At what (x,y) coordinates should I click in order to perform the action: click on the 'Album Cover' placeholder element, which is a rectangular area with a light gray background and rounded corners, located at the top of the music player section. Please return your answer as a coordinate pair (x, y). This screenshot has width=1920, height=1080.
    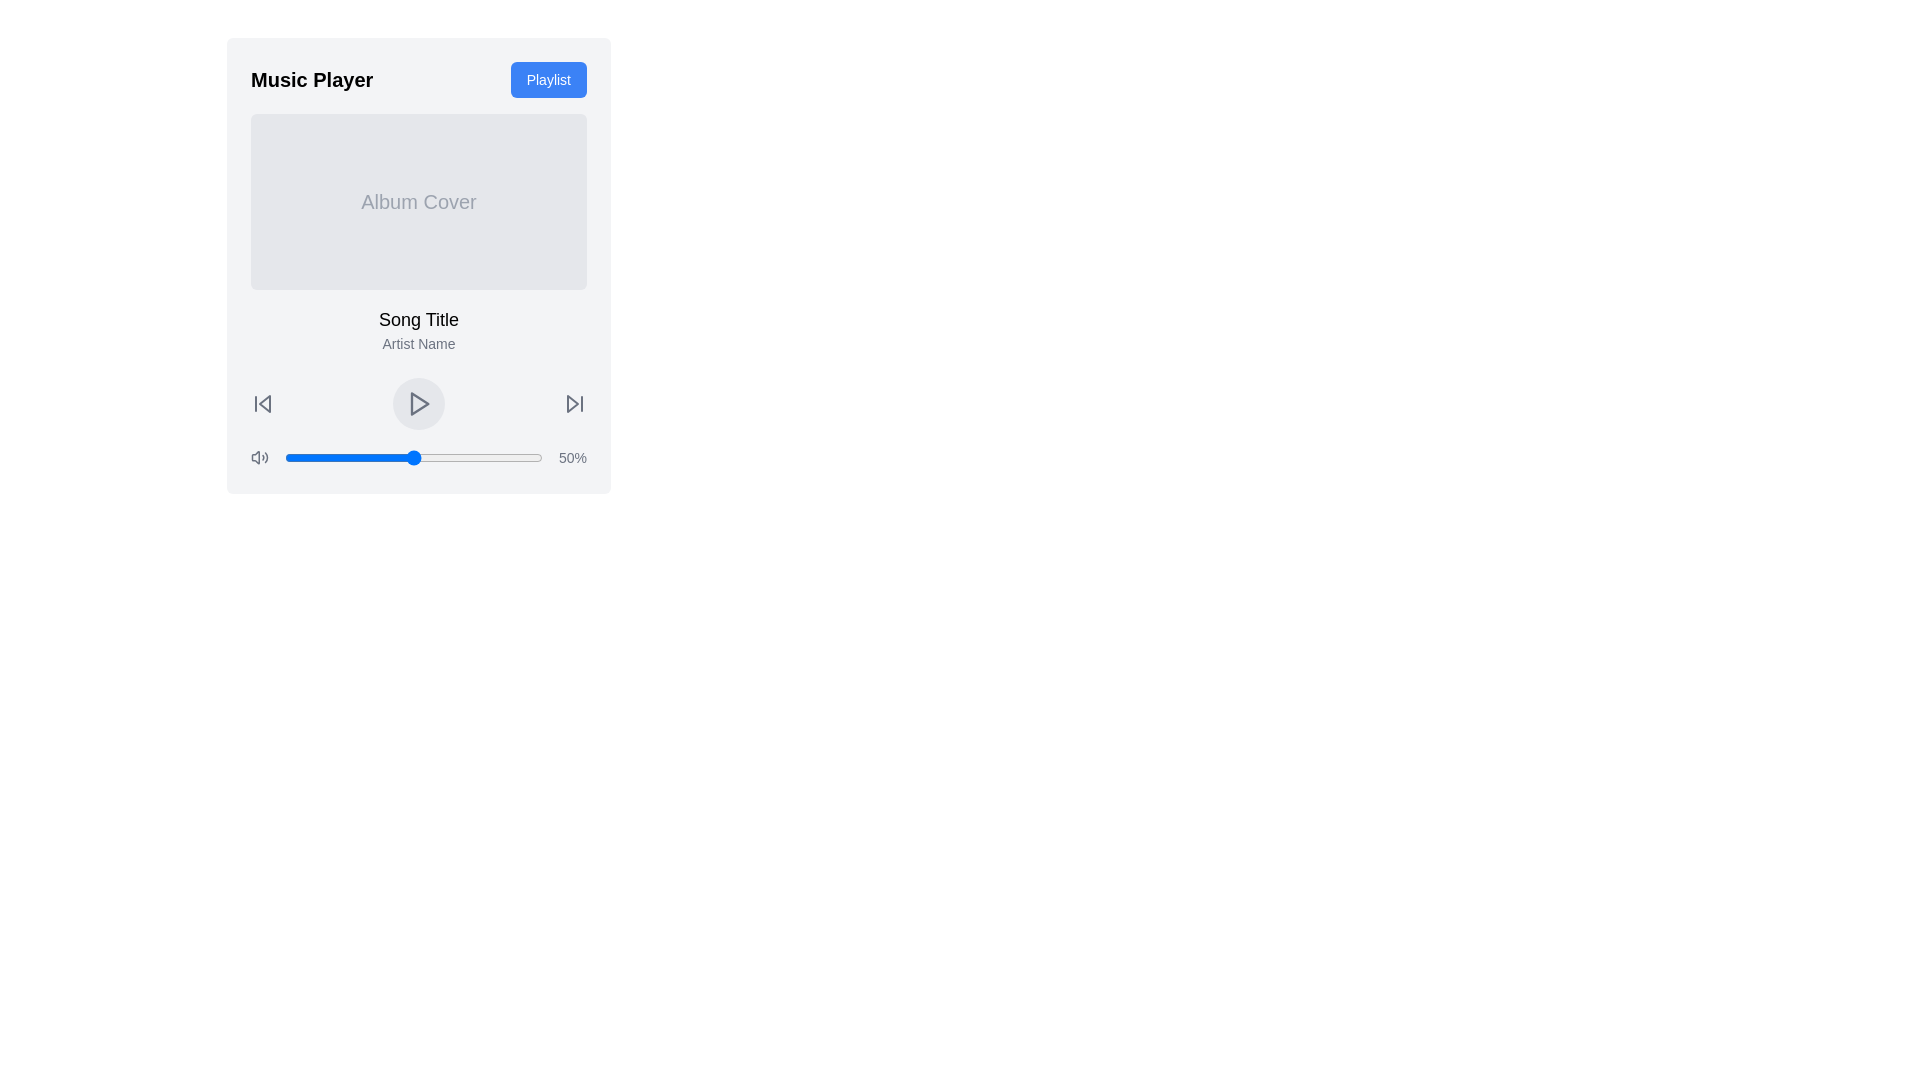
    Looking at the image, I should click on (417, 201).